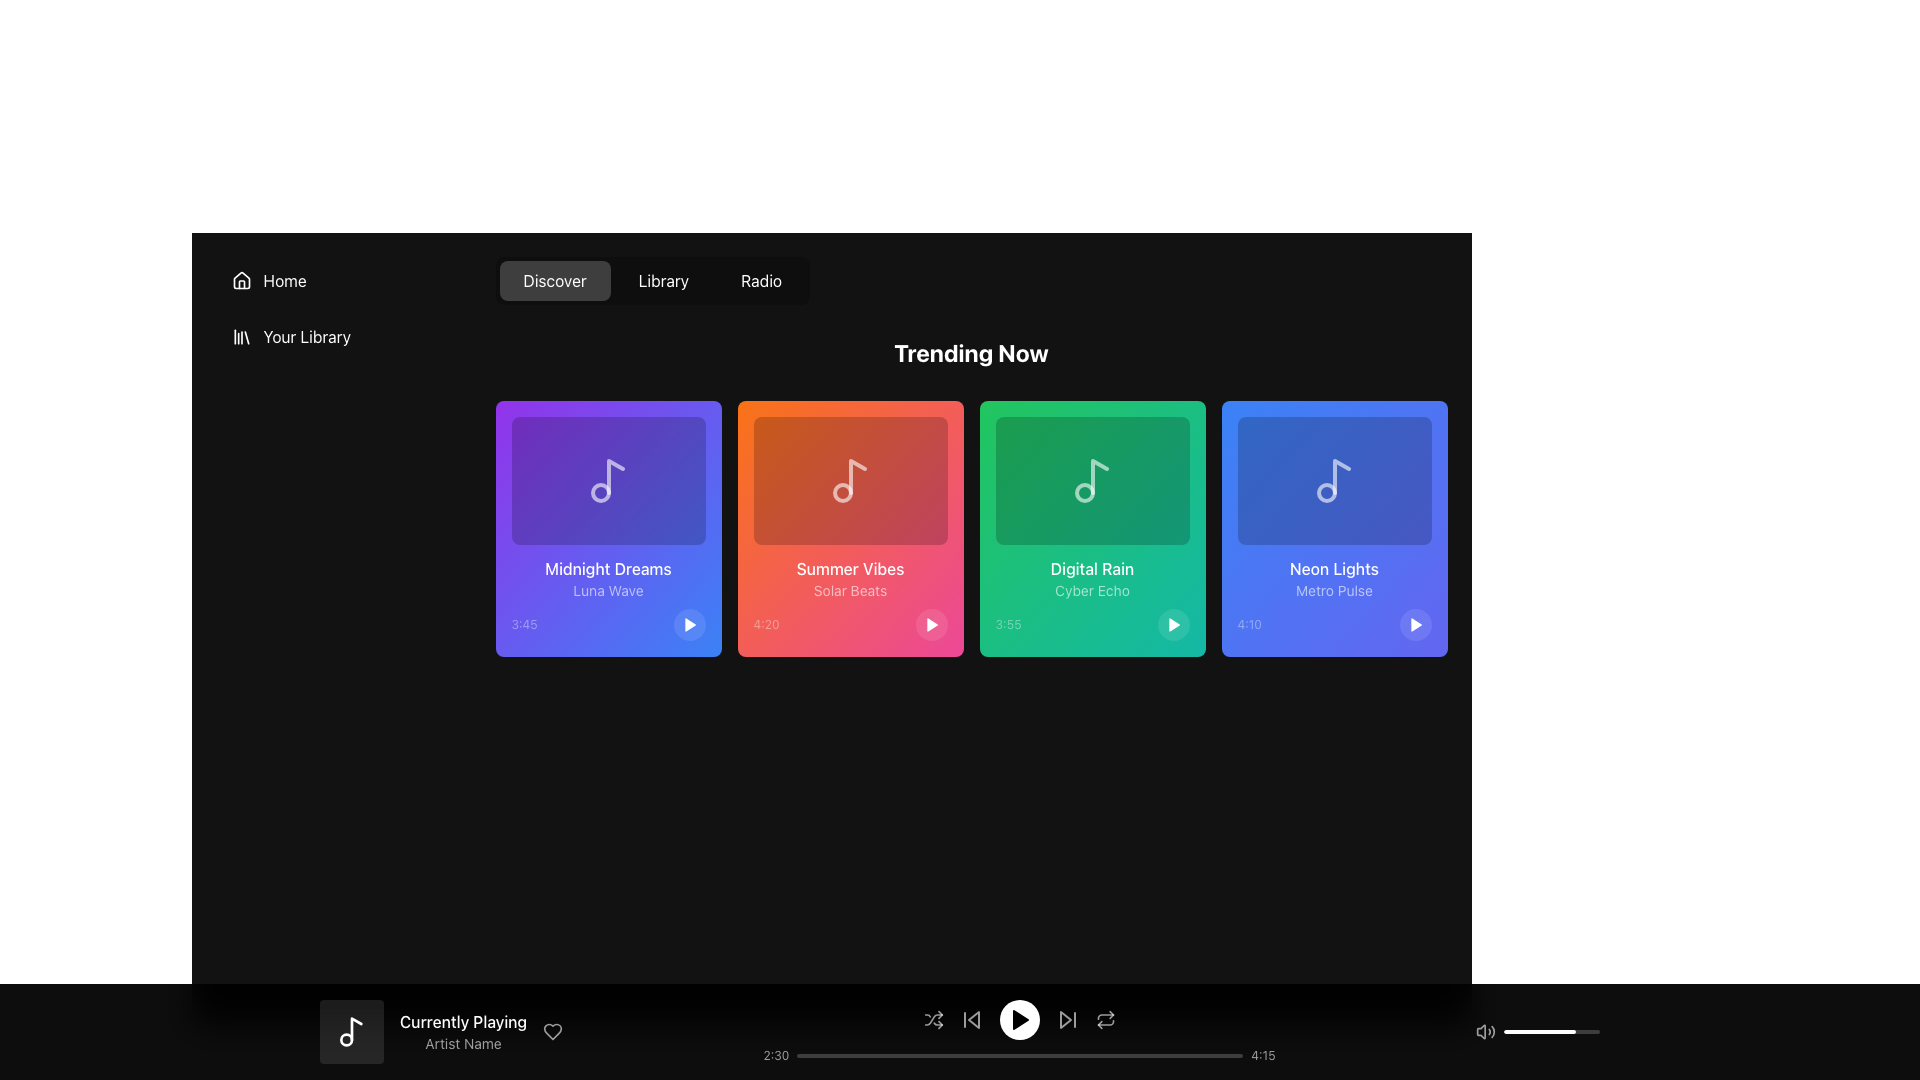 The width and height of the screenshot is (1920, 1080). I want to click on the text label displaying 'Metro Pulse', which is located in the fourth card of the 'Trending Now' section, positioned below 'Neon Lights' and above the time indicator '4:10', so click(1334, 589).